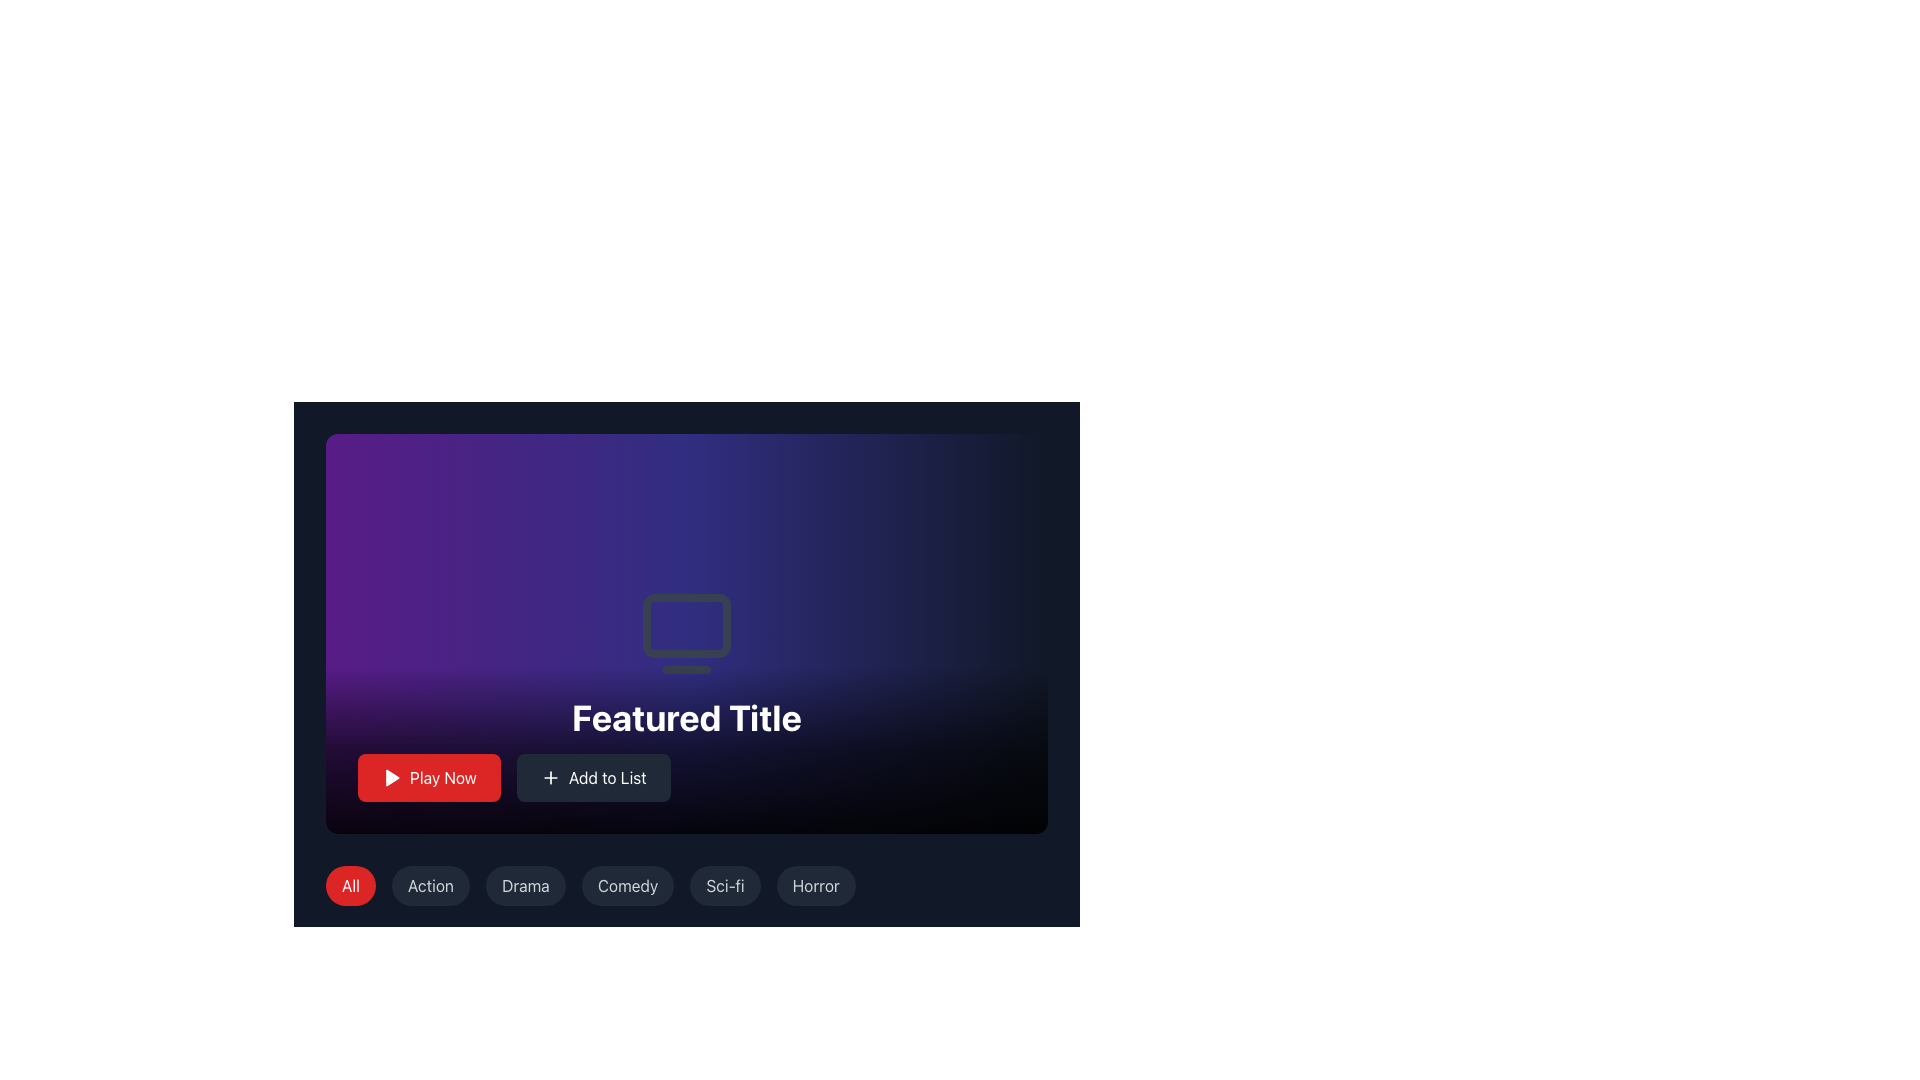  What do you see at coordinates (550, 777) in the screenshot?
I see `the plus icon on the 'Add to List' button, which is positioned to the left of the textual label and located to the right of the 'Play Now' button` at bounding box center [550, 777].